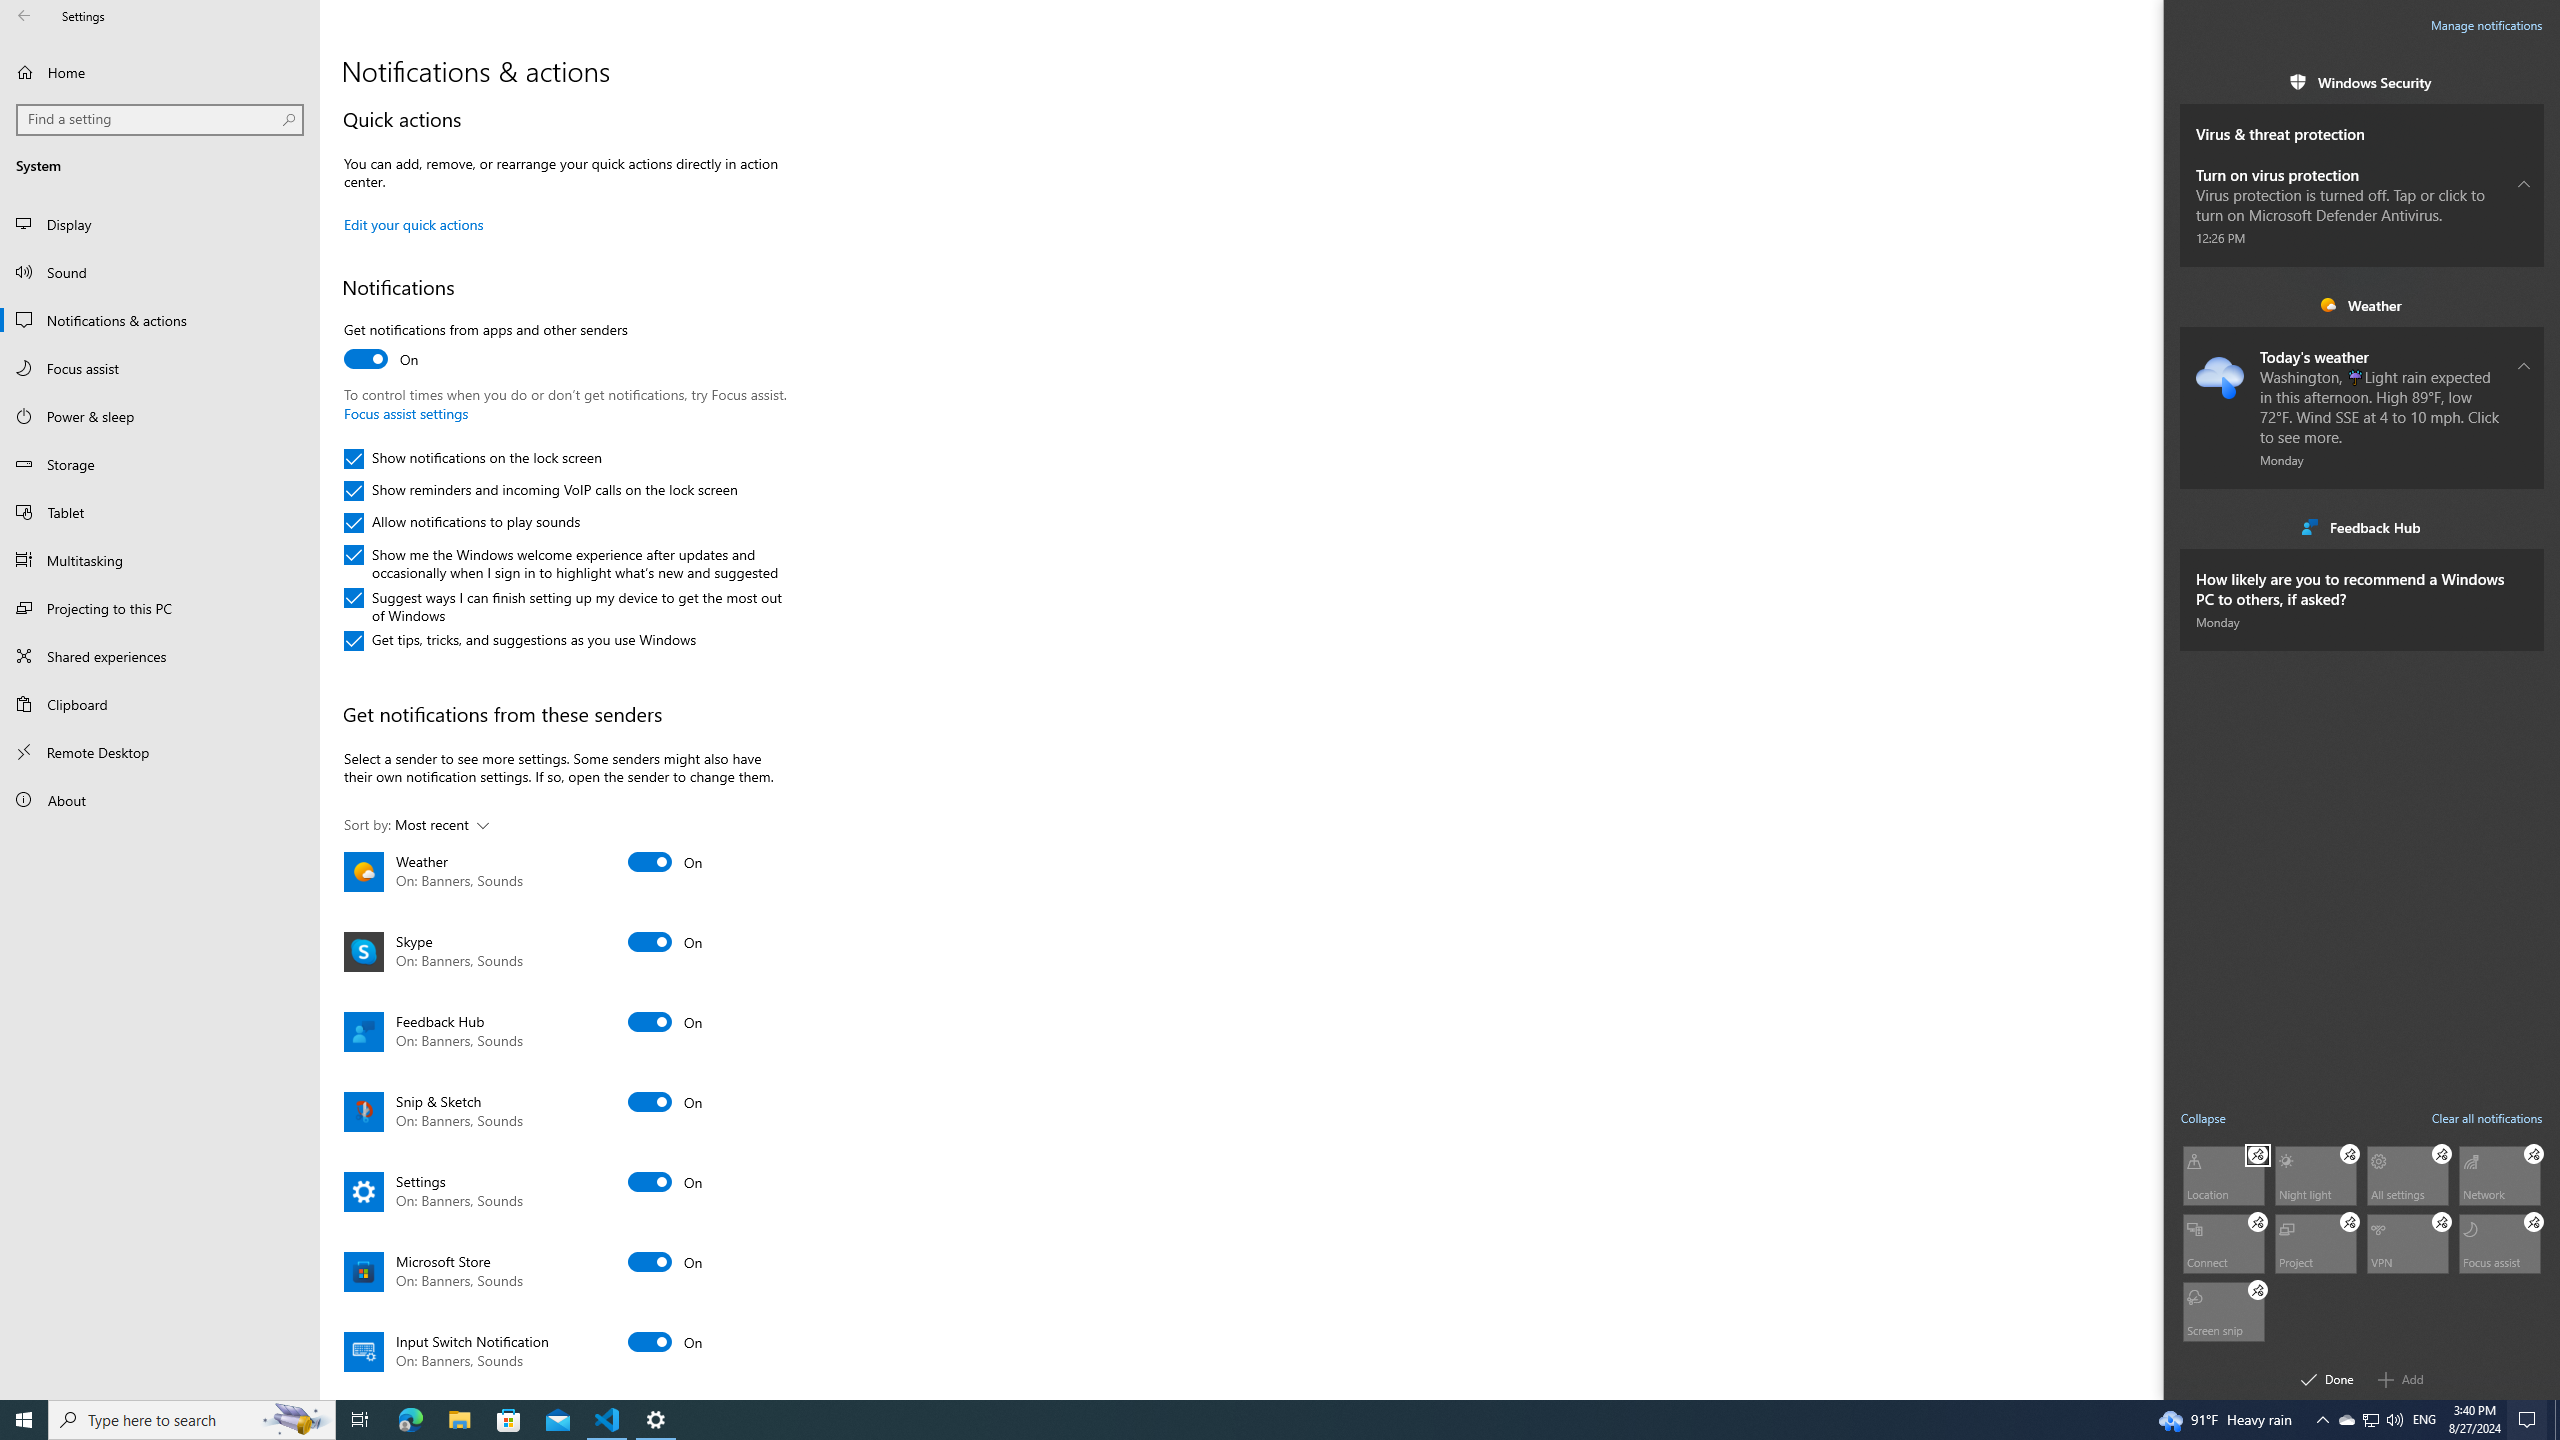 The width and height of the screenshot is (2560, 1440). Describe the element at coordinates (2327, 1378) in the screenshot. I see `'Done editing quick actions'` at that location.